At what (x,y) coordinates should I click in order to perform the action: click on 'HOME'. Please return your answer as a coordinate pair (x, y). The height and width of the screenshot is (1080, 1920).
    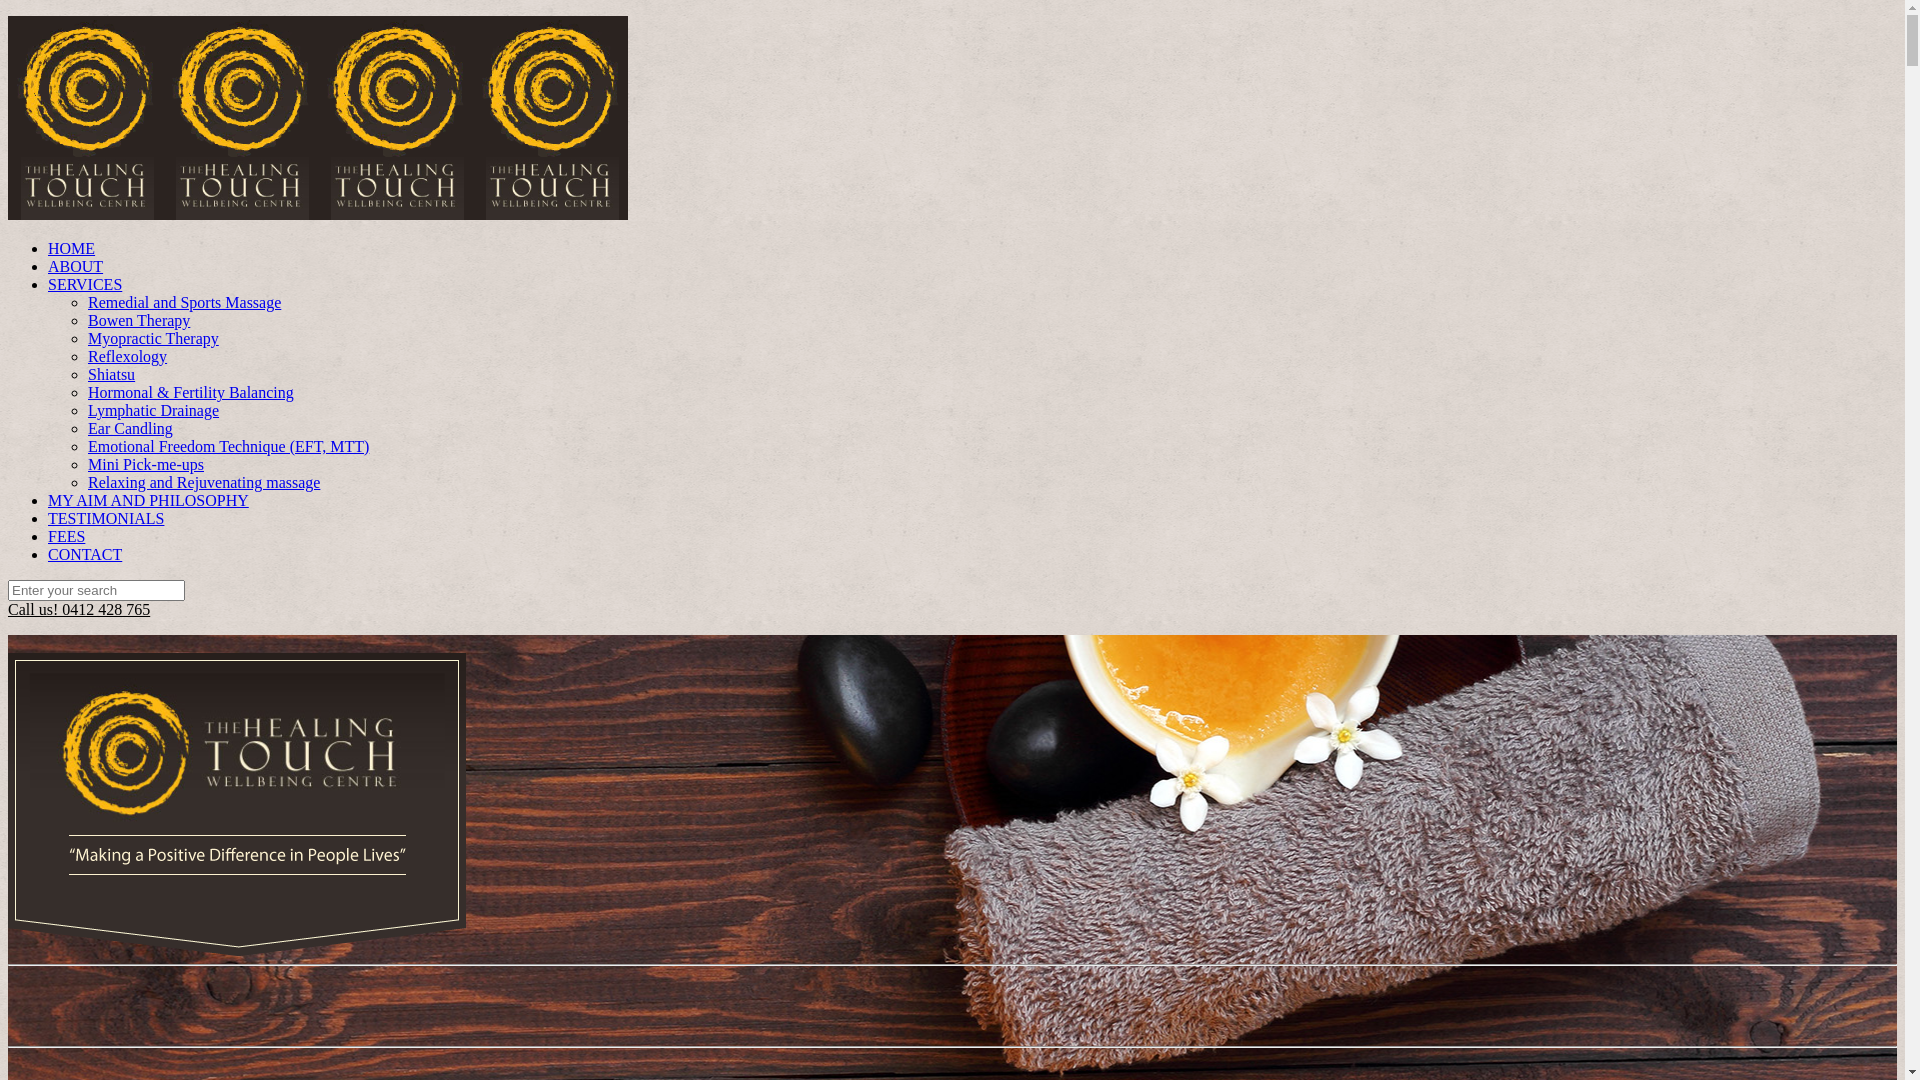
    Looking at the image, I should click on (71, 247).